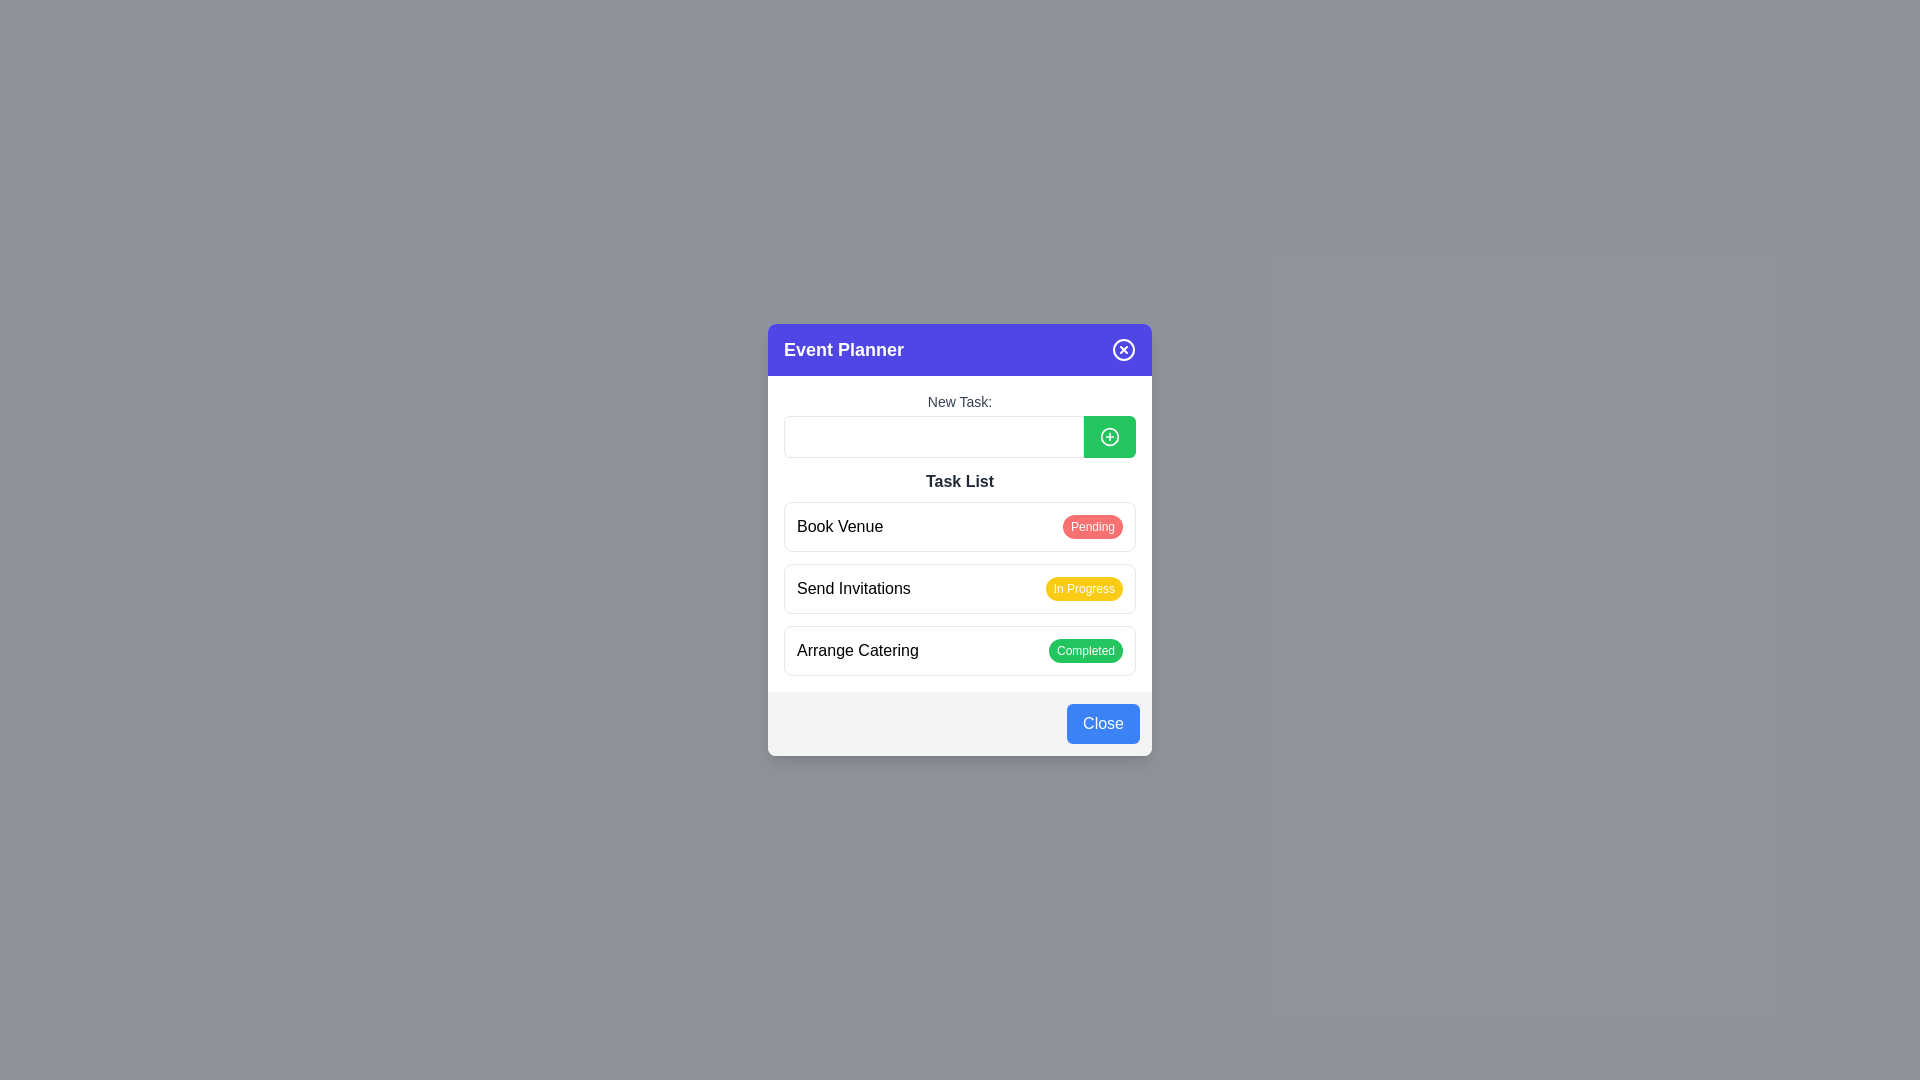 This screenshot has height=1080, width=1920. Describe the element at coordinates (854, 588) in the screenshot. I see `the static text label that denotes the task 'Send Invitations', positioned to the left of the 'In Progress' label` at that location.